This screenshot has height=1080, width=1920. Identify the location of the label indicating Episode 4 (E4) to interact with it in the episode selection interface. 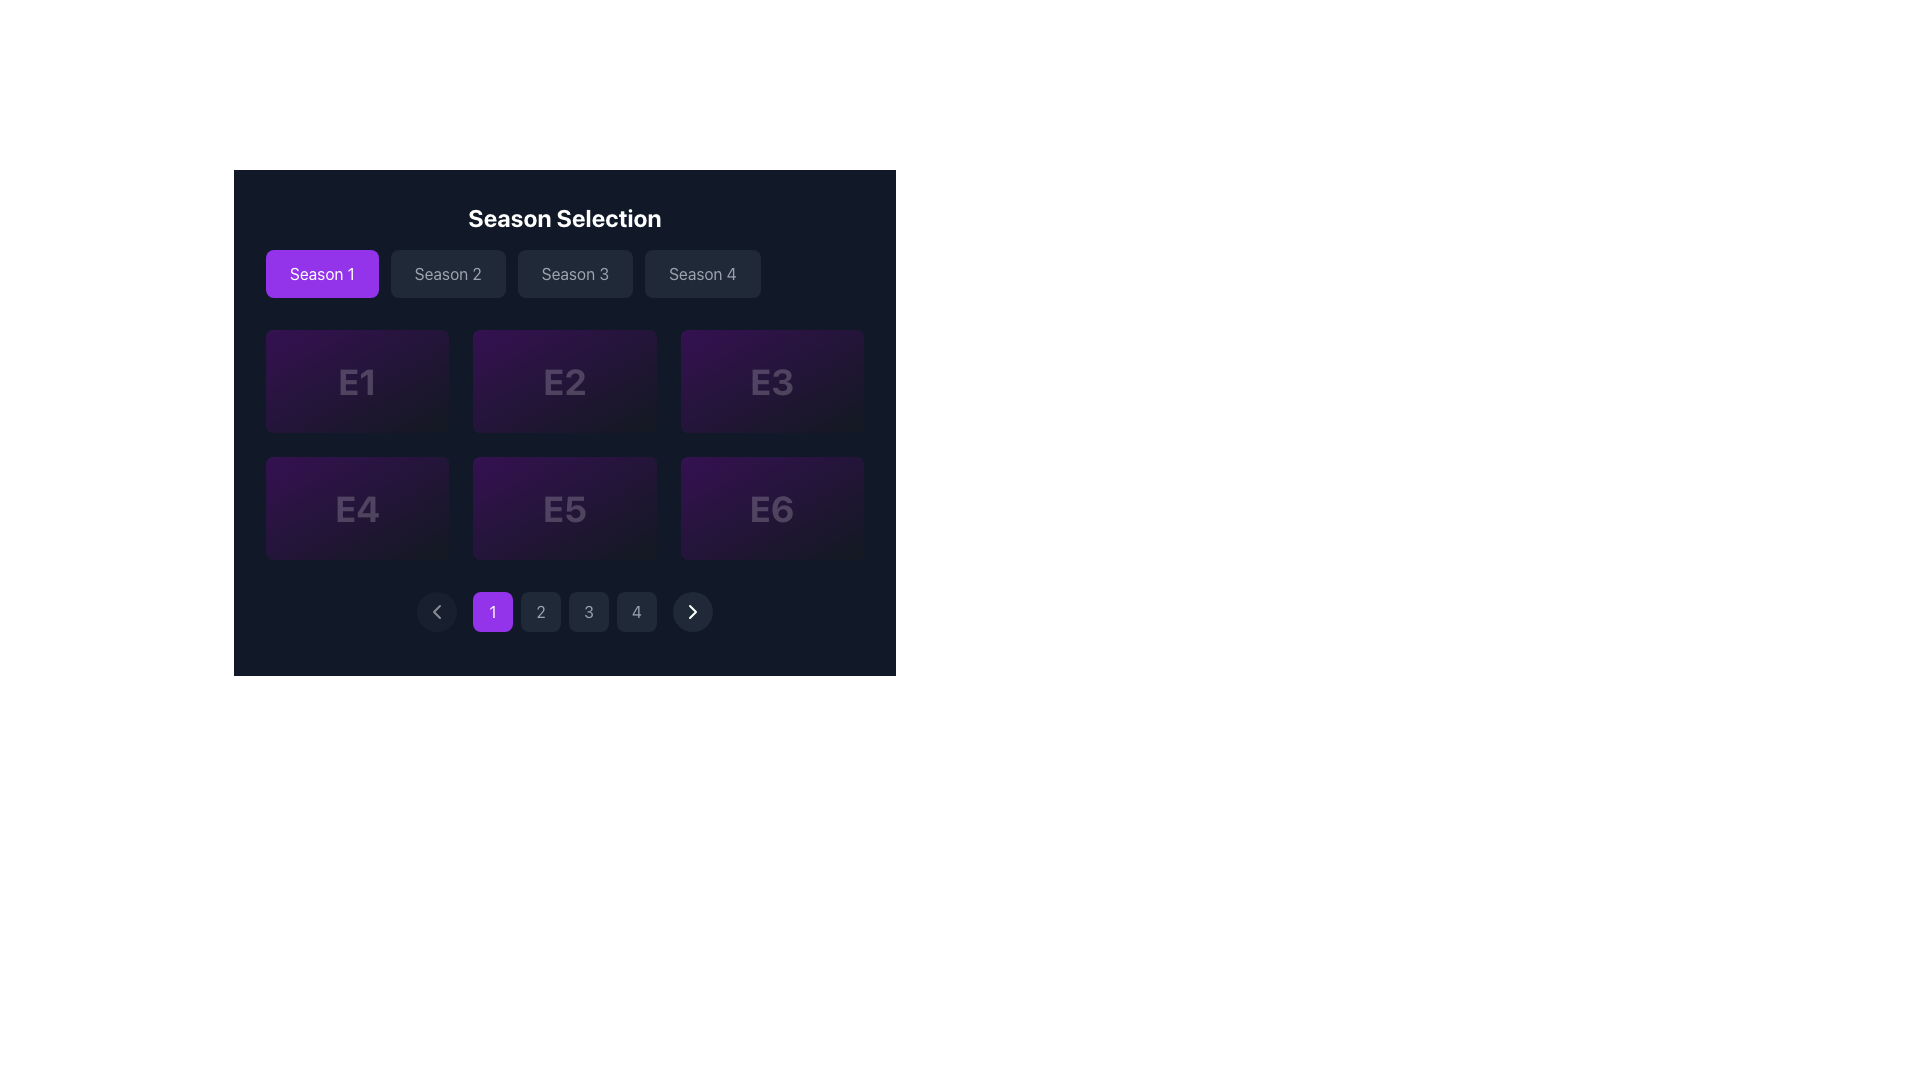
(357, 507).